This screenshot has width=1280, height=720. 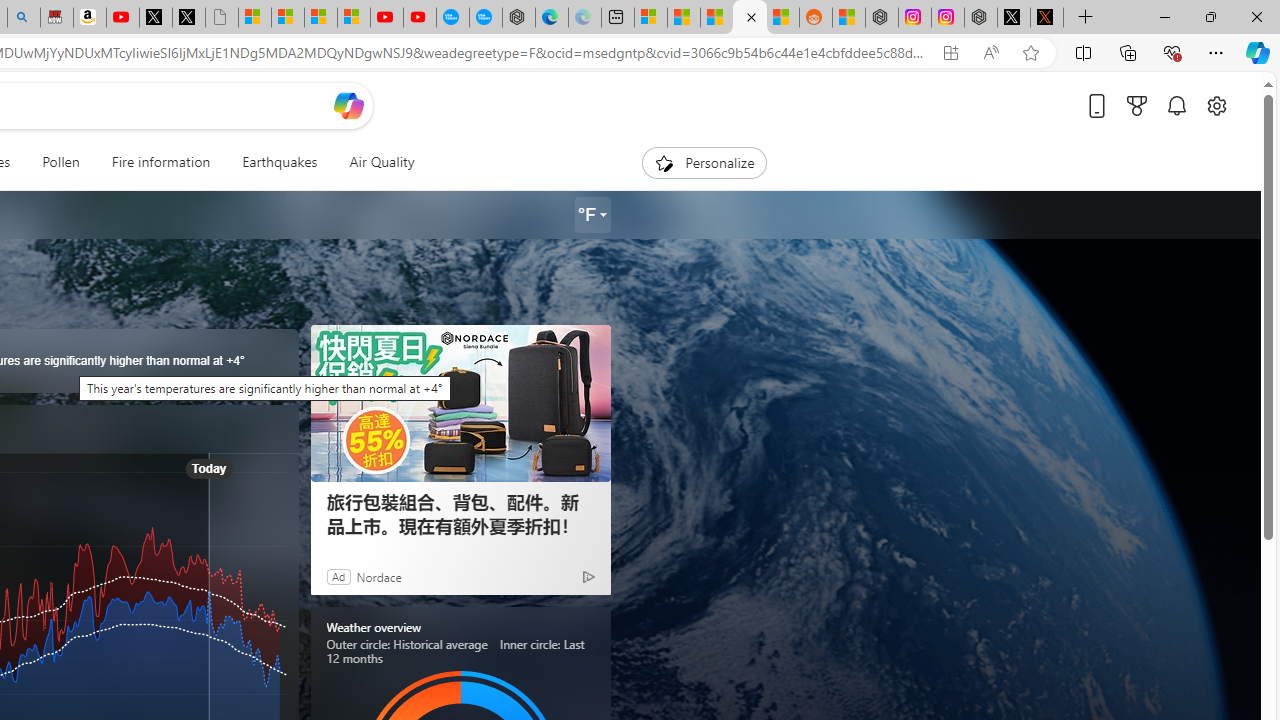 I want to click on 'Gloom - YouTube', so click(x=387, y=17).